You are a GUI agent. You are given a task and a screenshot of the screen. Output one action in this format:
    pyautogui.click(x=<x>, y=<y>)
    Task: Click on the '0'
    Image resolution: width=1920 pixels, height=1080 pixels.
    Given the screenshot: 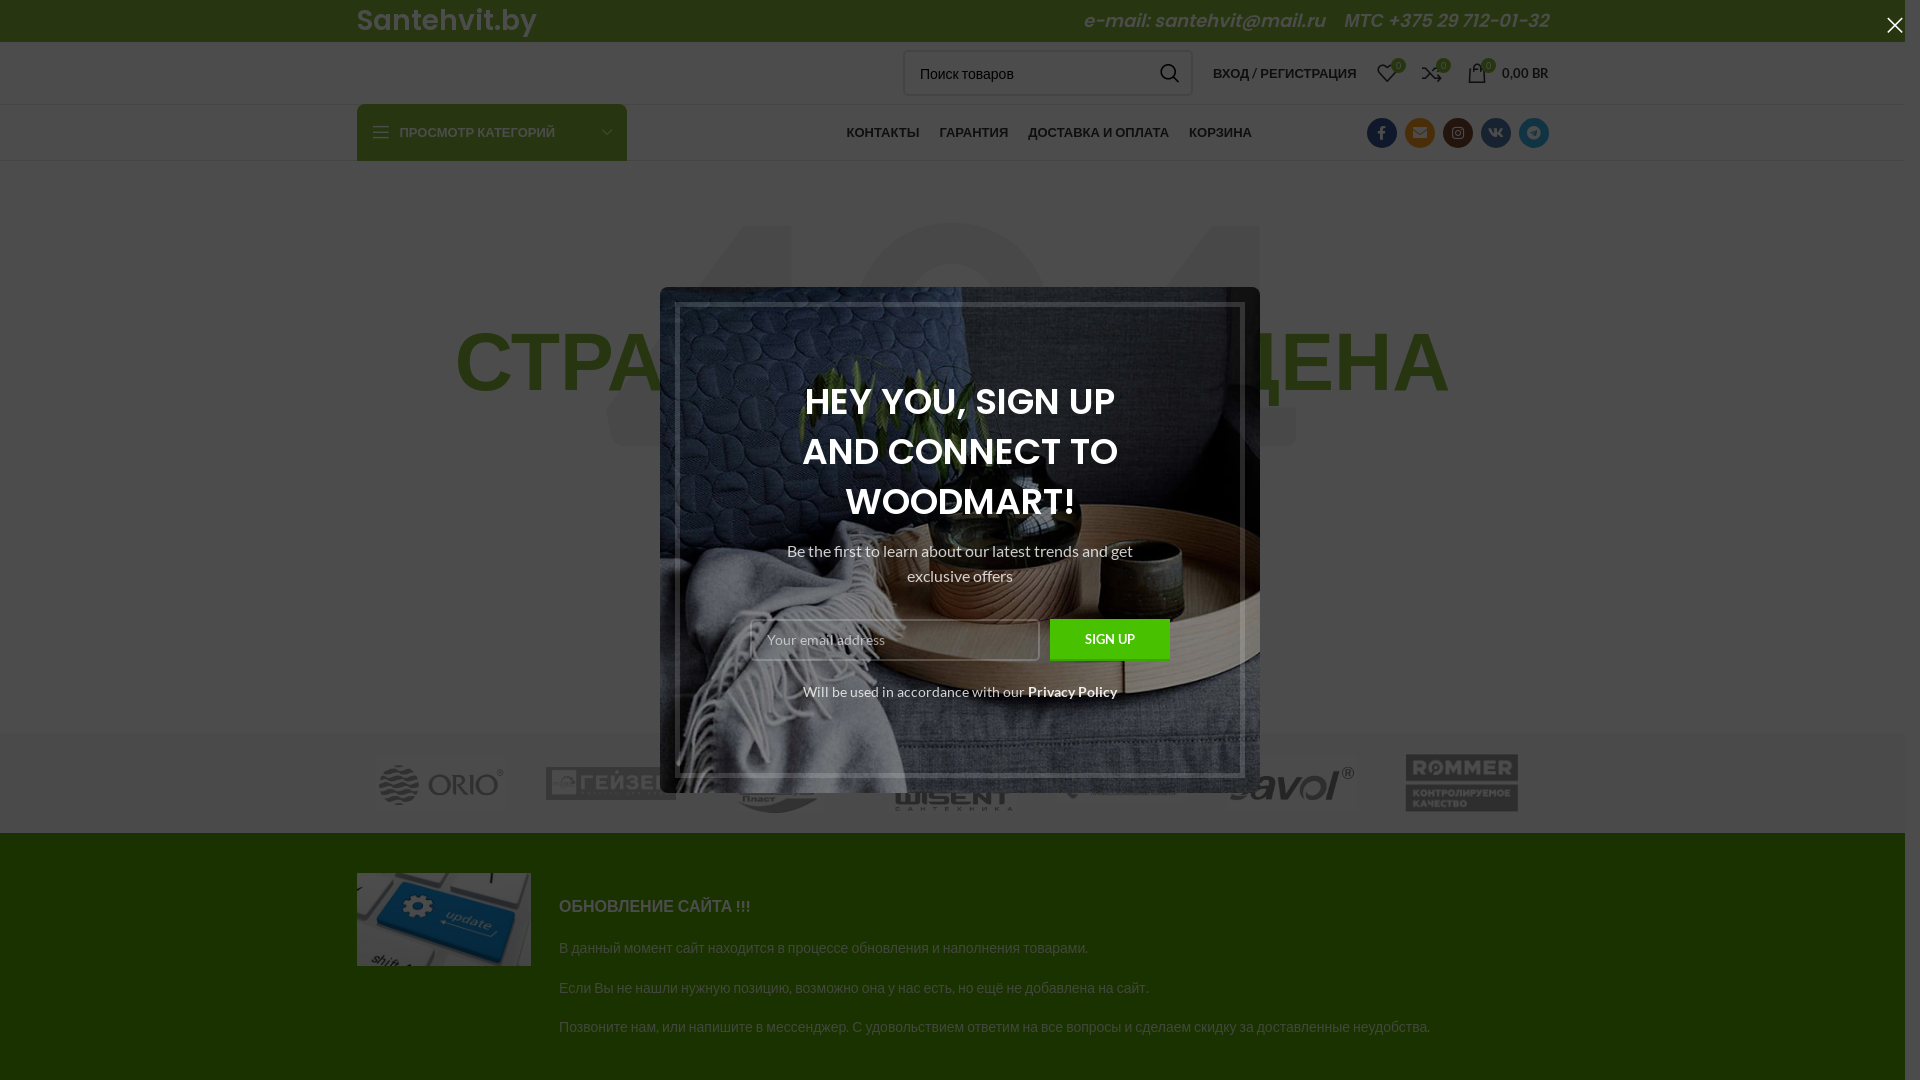 What is the action you would take?
    pyautogui.click(x=1365, y=72)
    